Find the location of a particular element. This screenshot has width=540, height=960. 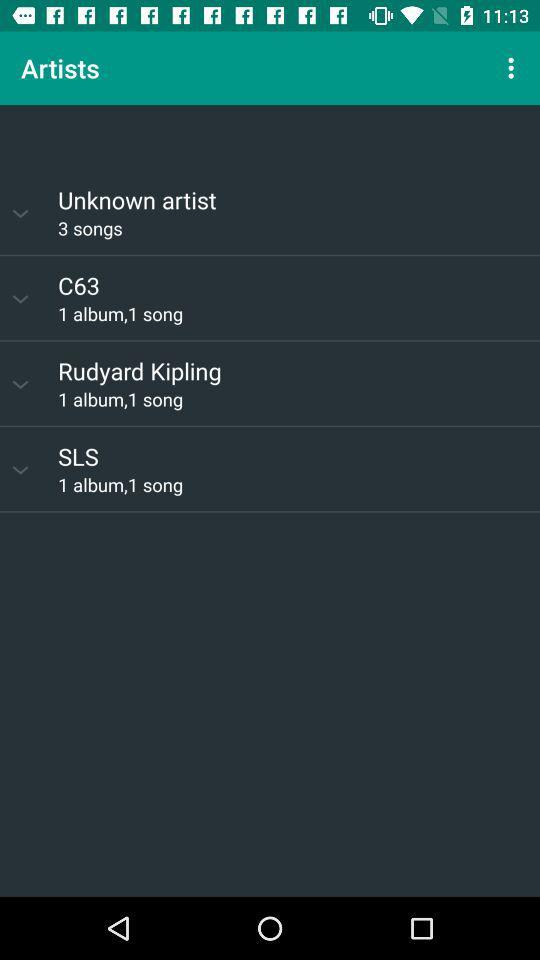

the app above the unknown artist is located at coordinates (270, 136).